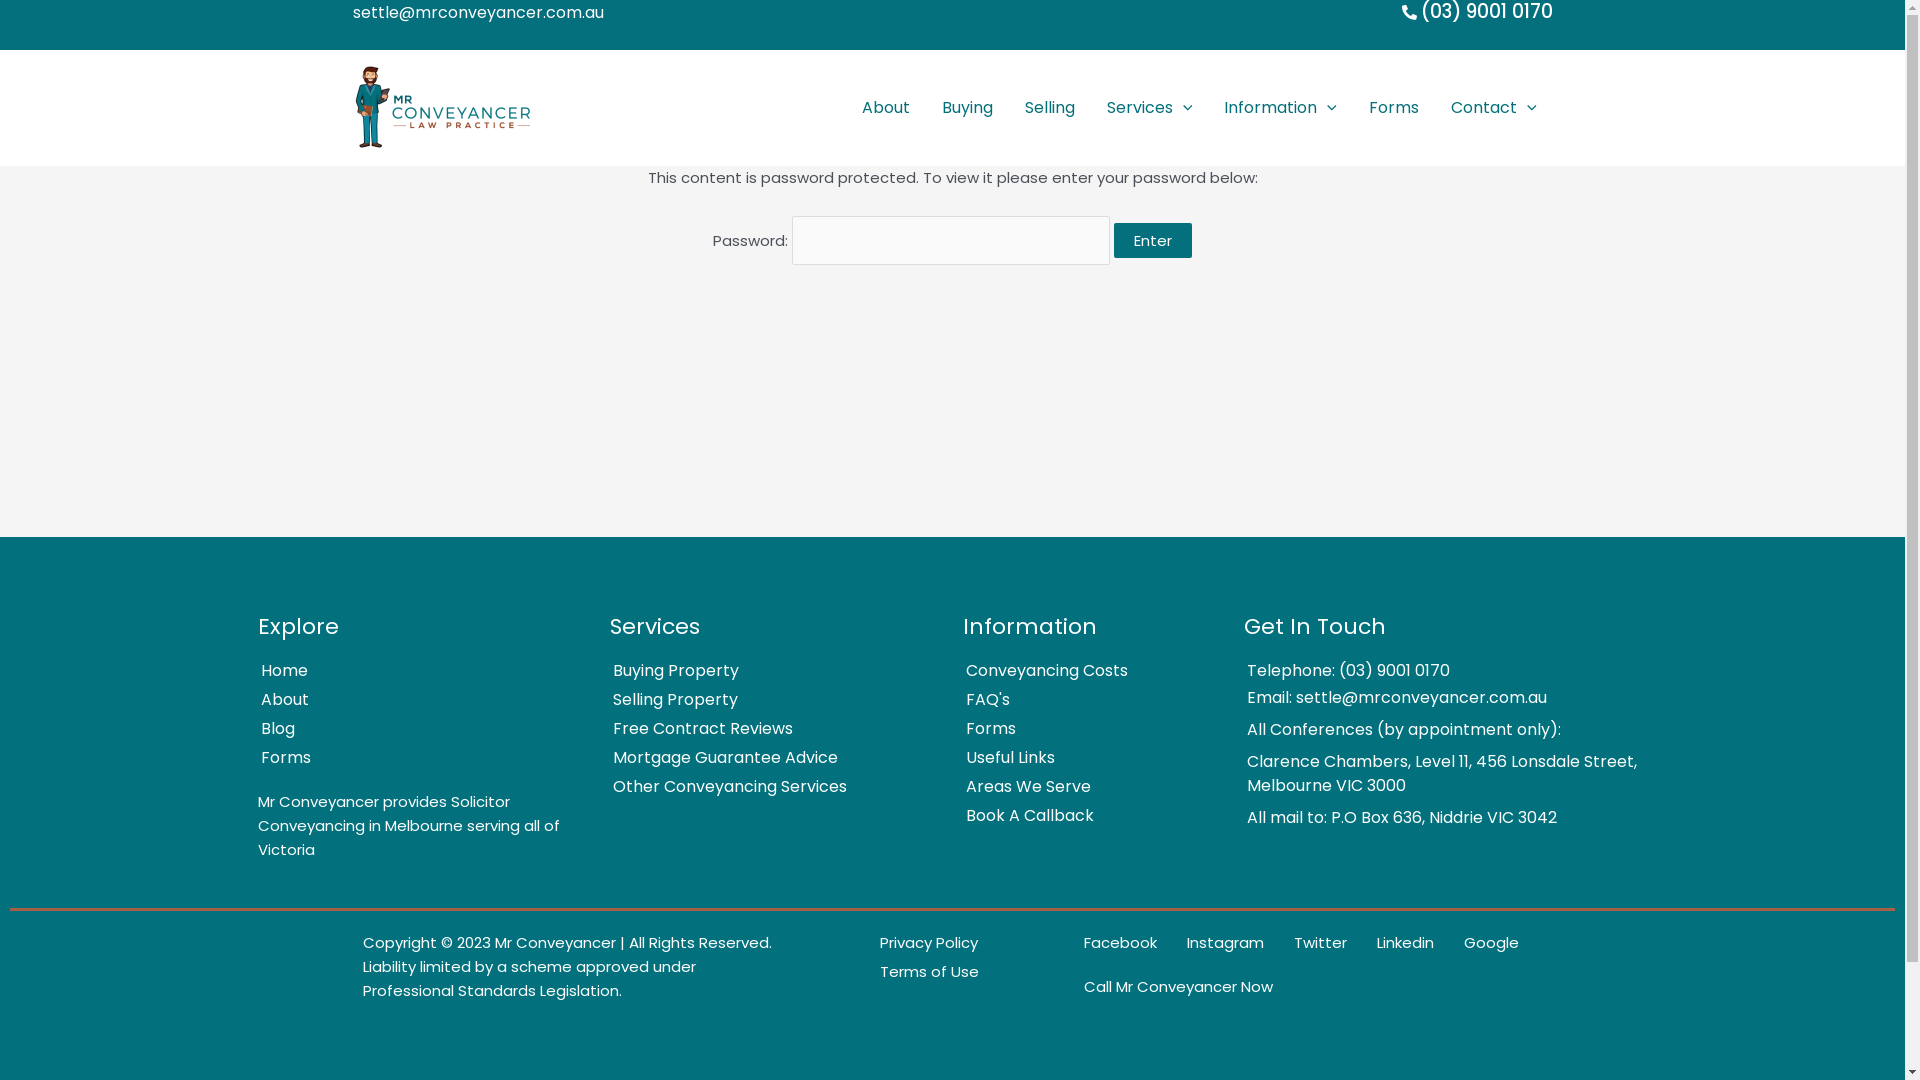 Image resolution: width=1920 pixels, height=1080 pixels. What do you see at coordinates (763, 785) in the screenshot?
I see `'Other Conveyancing Services'` at bounding box center [763, 785].